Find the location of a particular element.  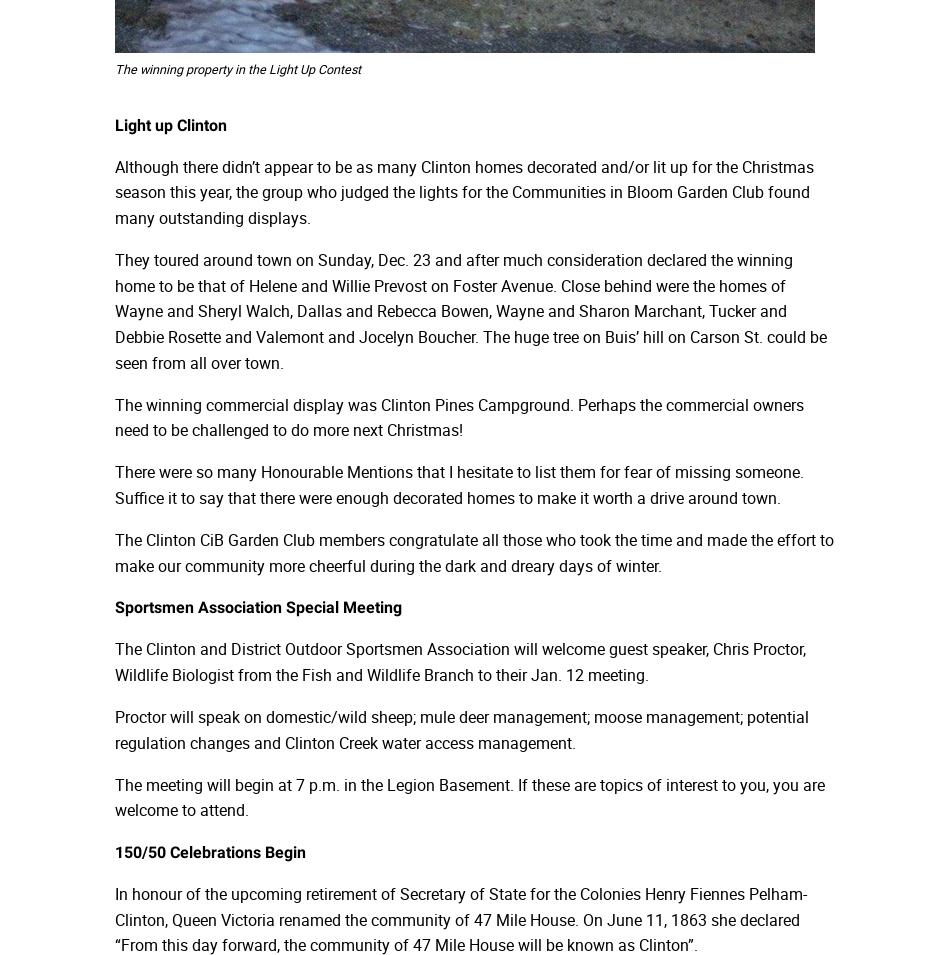

'Sportsmen Association Special Meeting' is located at coordinates (257, 607).